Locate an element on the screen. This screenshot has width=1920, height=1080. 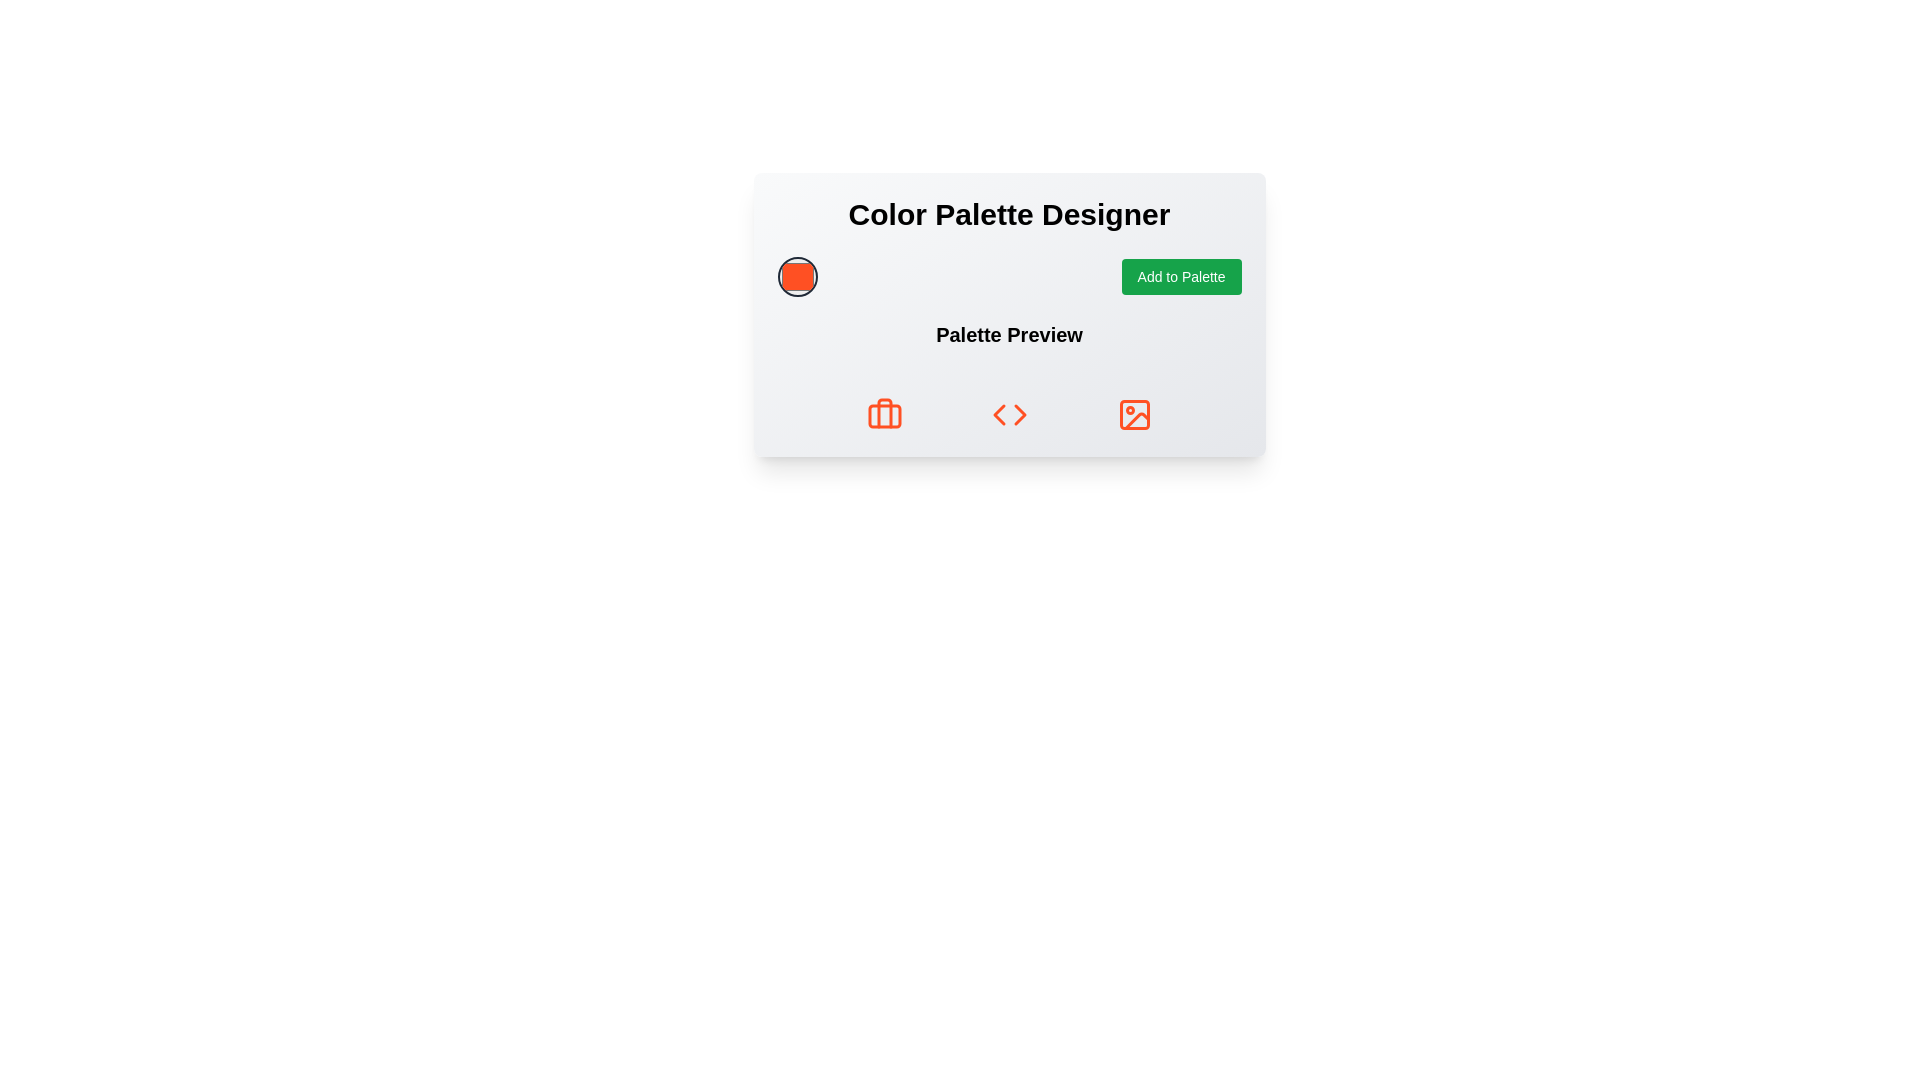
the 'Palette Preview' text header, which is bold and centrally aligned in a light gray background, positioned below the 'Add to Palette' button is located at coordinates (1009, 334).